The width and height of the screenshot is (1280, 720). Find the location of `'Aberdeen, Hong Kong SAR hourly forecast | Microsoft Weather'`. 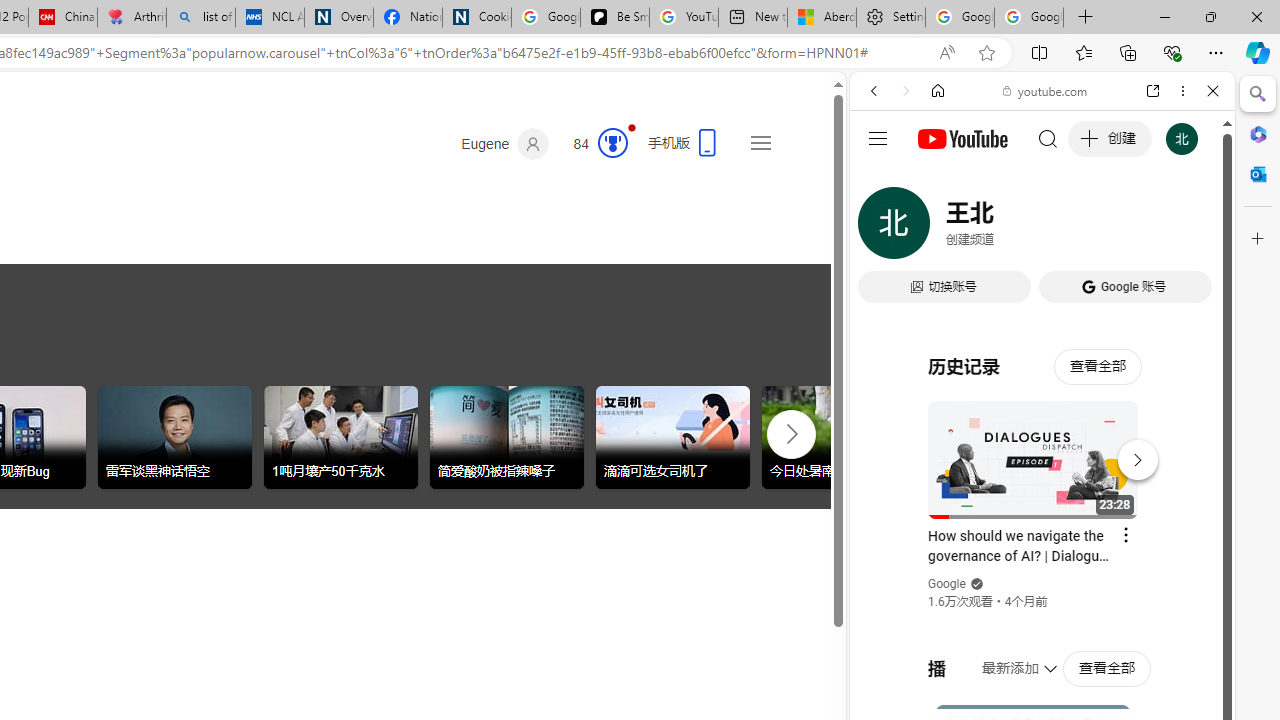

'Aberdeen, Hong Kong SAR hourly forecast | Microsoft Weather' is located at coordinates (822, 17).